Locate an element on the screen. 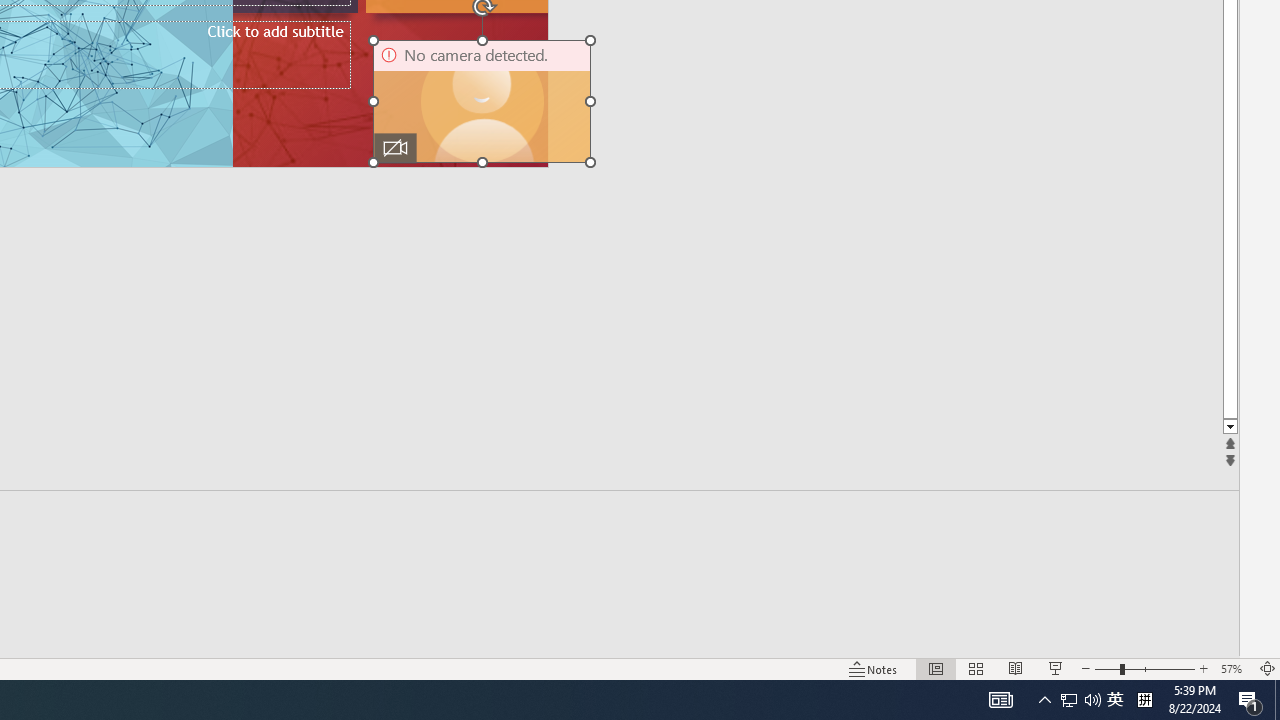 This screenshot has height=720, width=1280. 'Camera 14, No camera detected.' is located at coordinates (482, 101).